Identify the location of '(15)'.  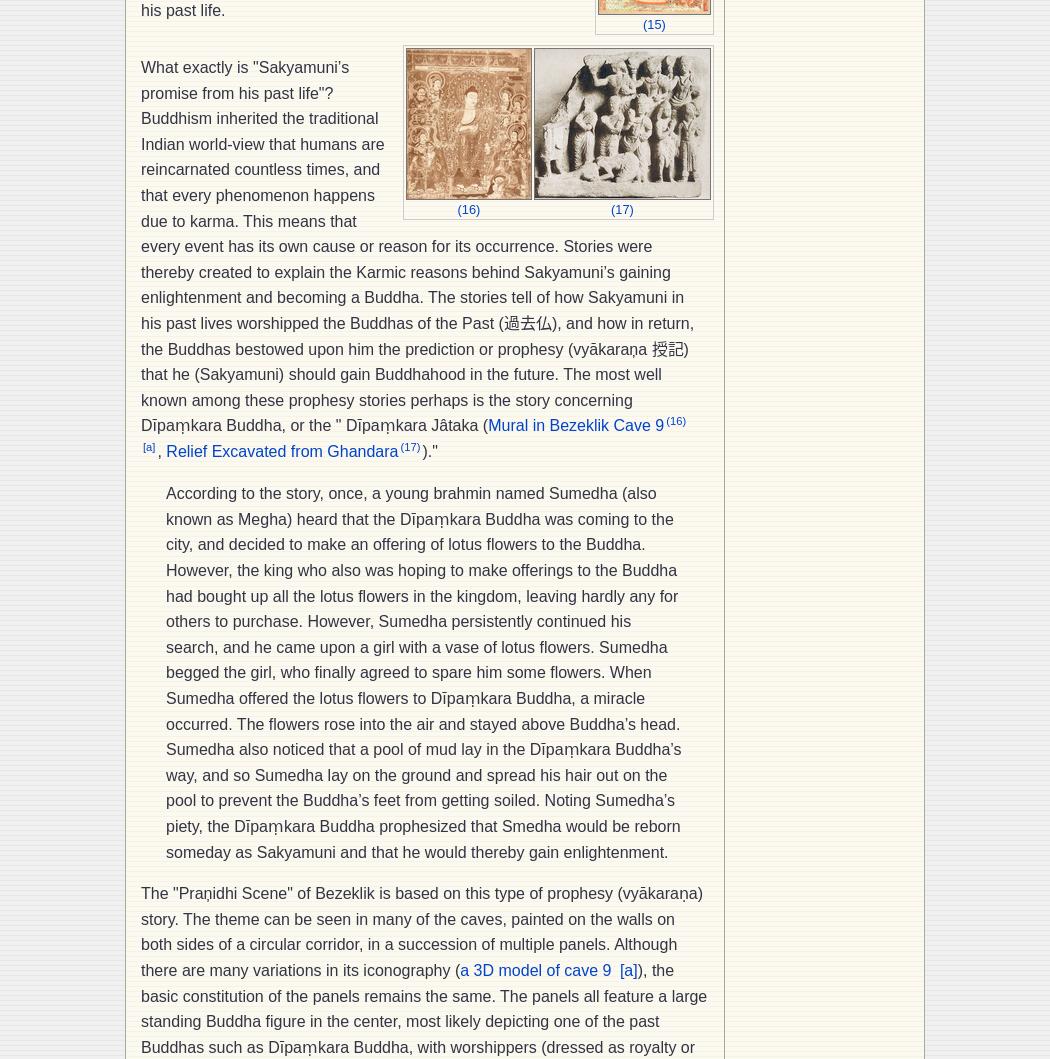
(653, 24).